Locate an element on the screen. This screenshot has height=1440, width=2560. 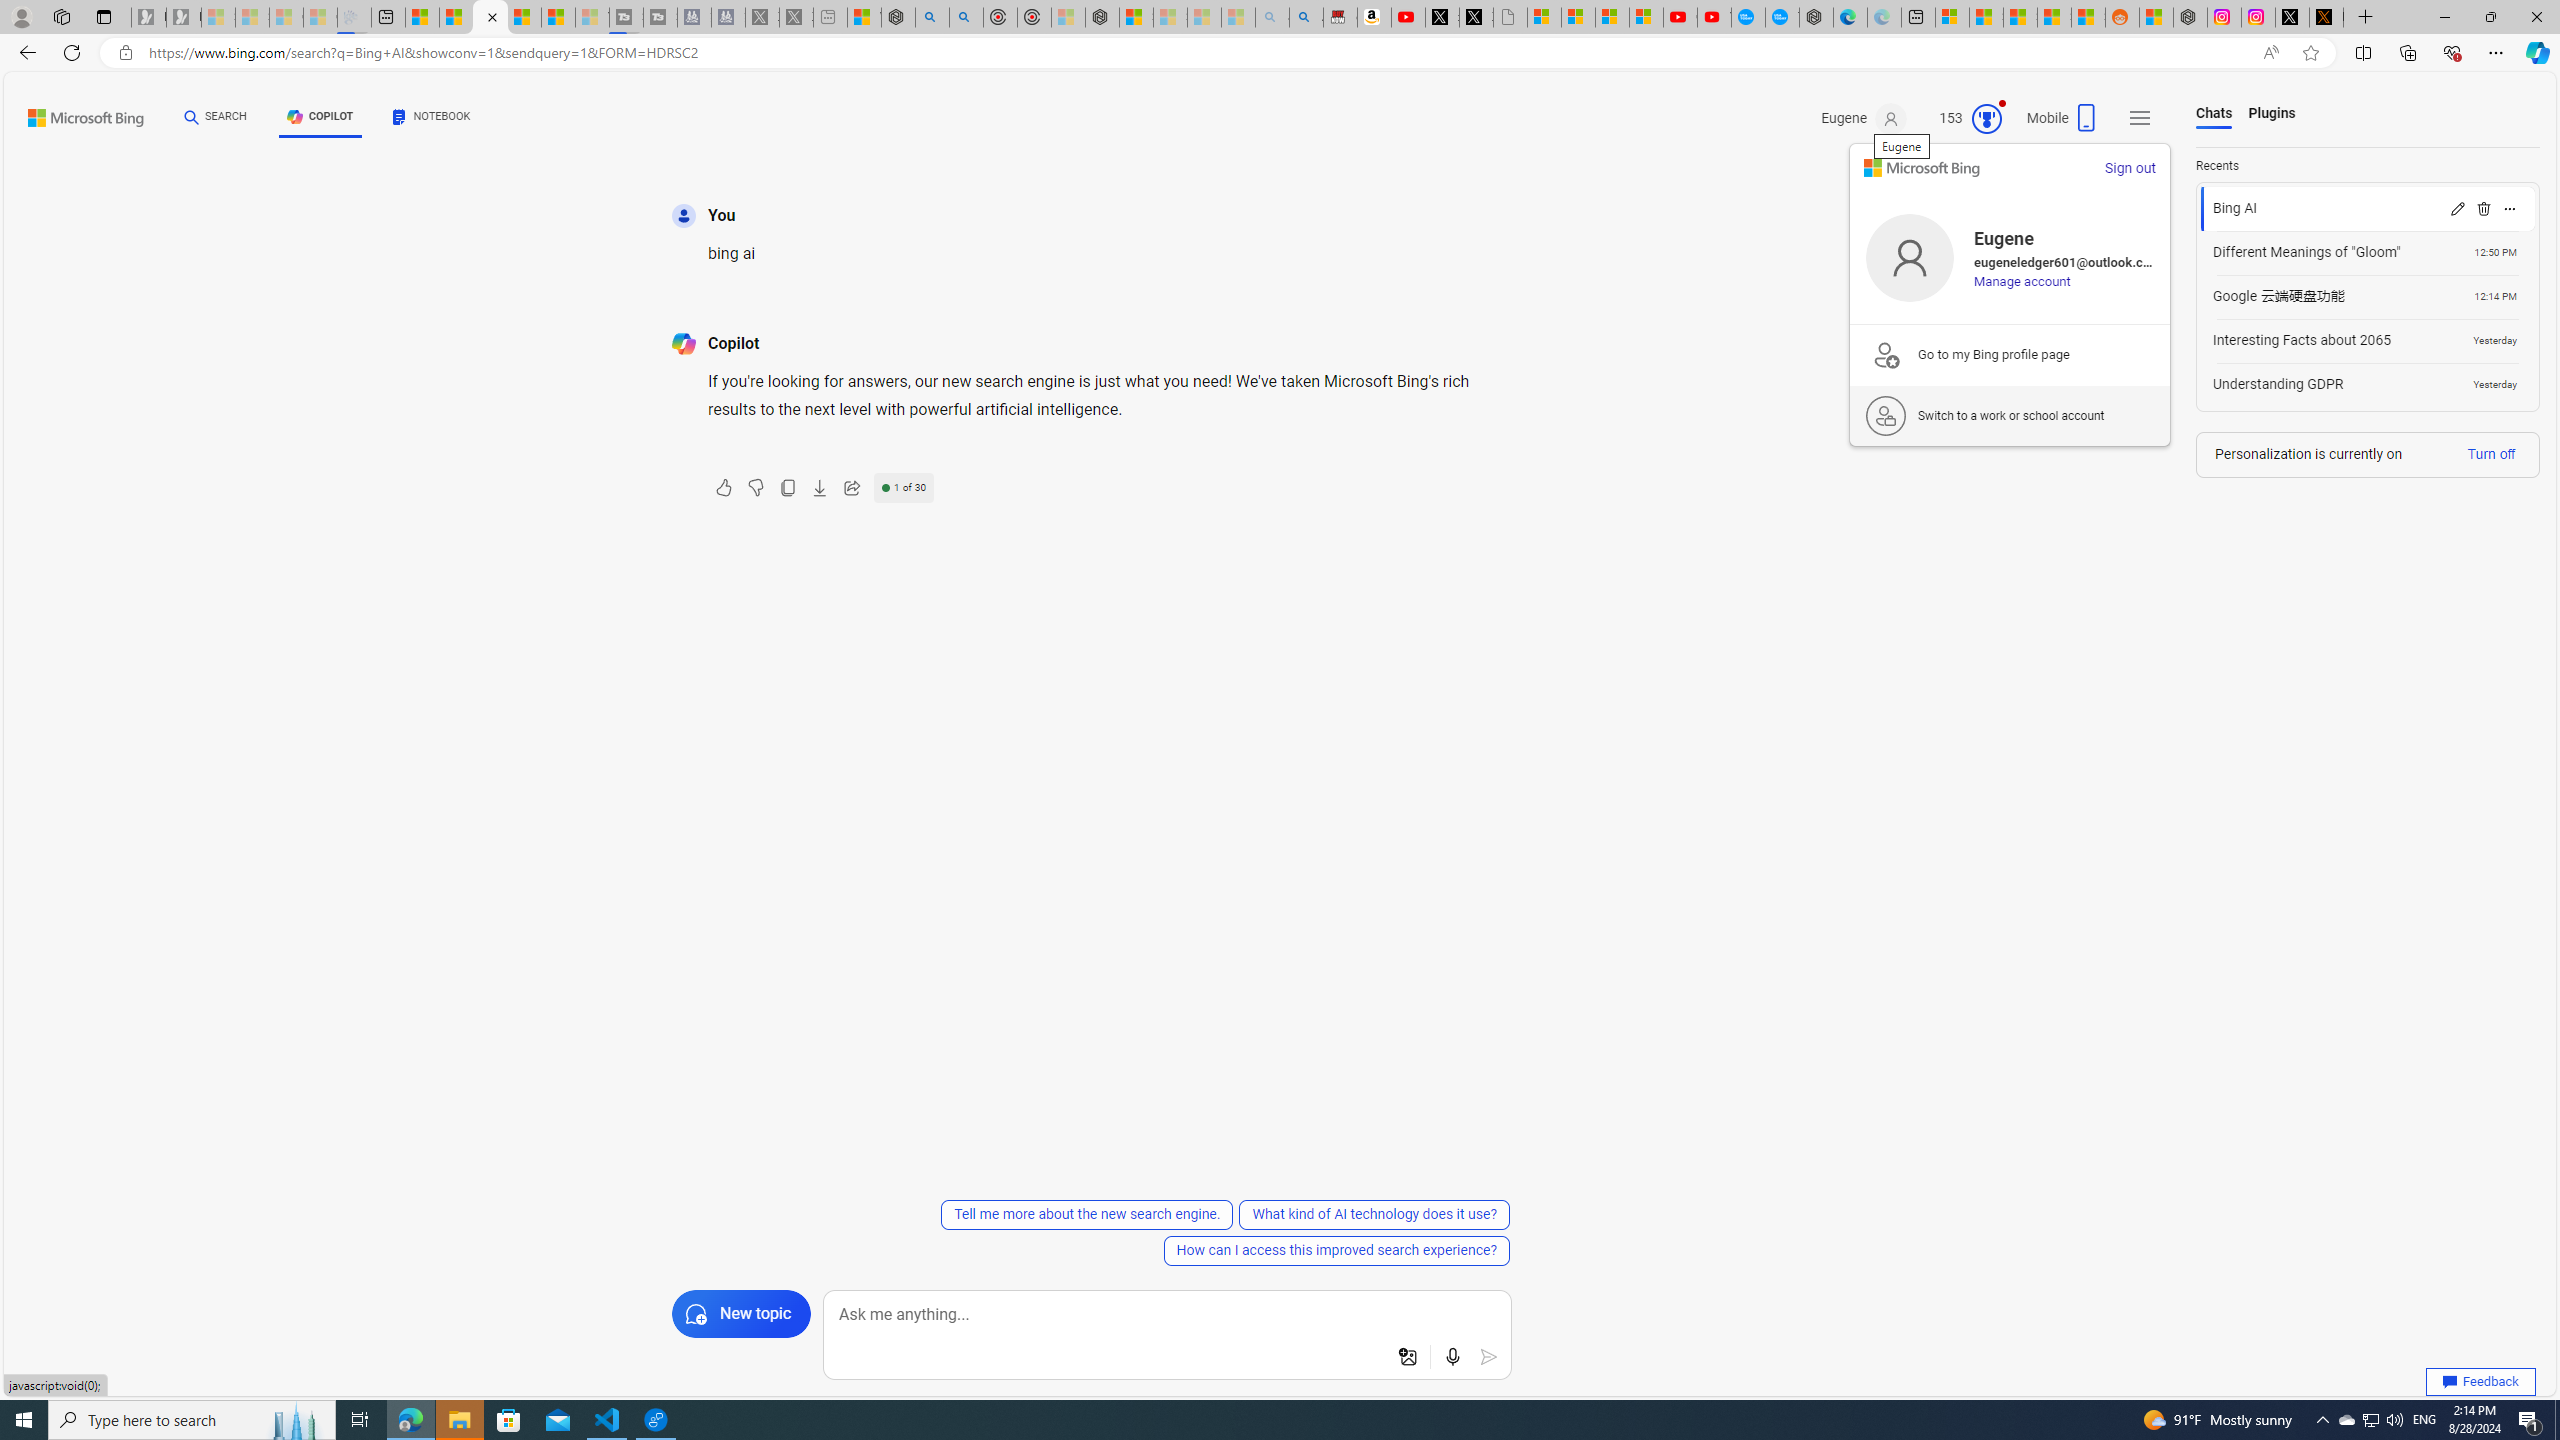
'Bing Pages Upsell Logo' is located at coordinates (1886, 353).